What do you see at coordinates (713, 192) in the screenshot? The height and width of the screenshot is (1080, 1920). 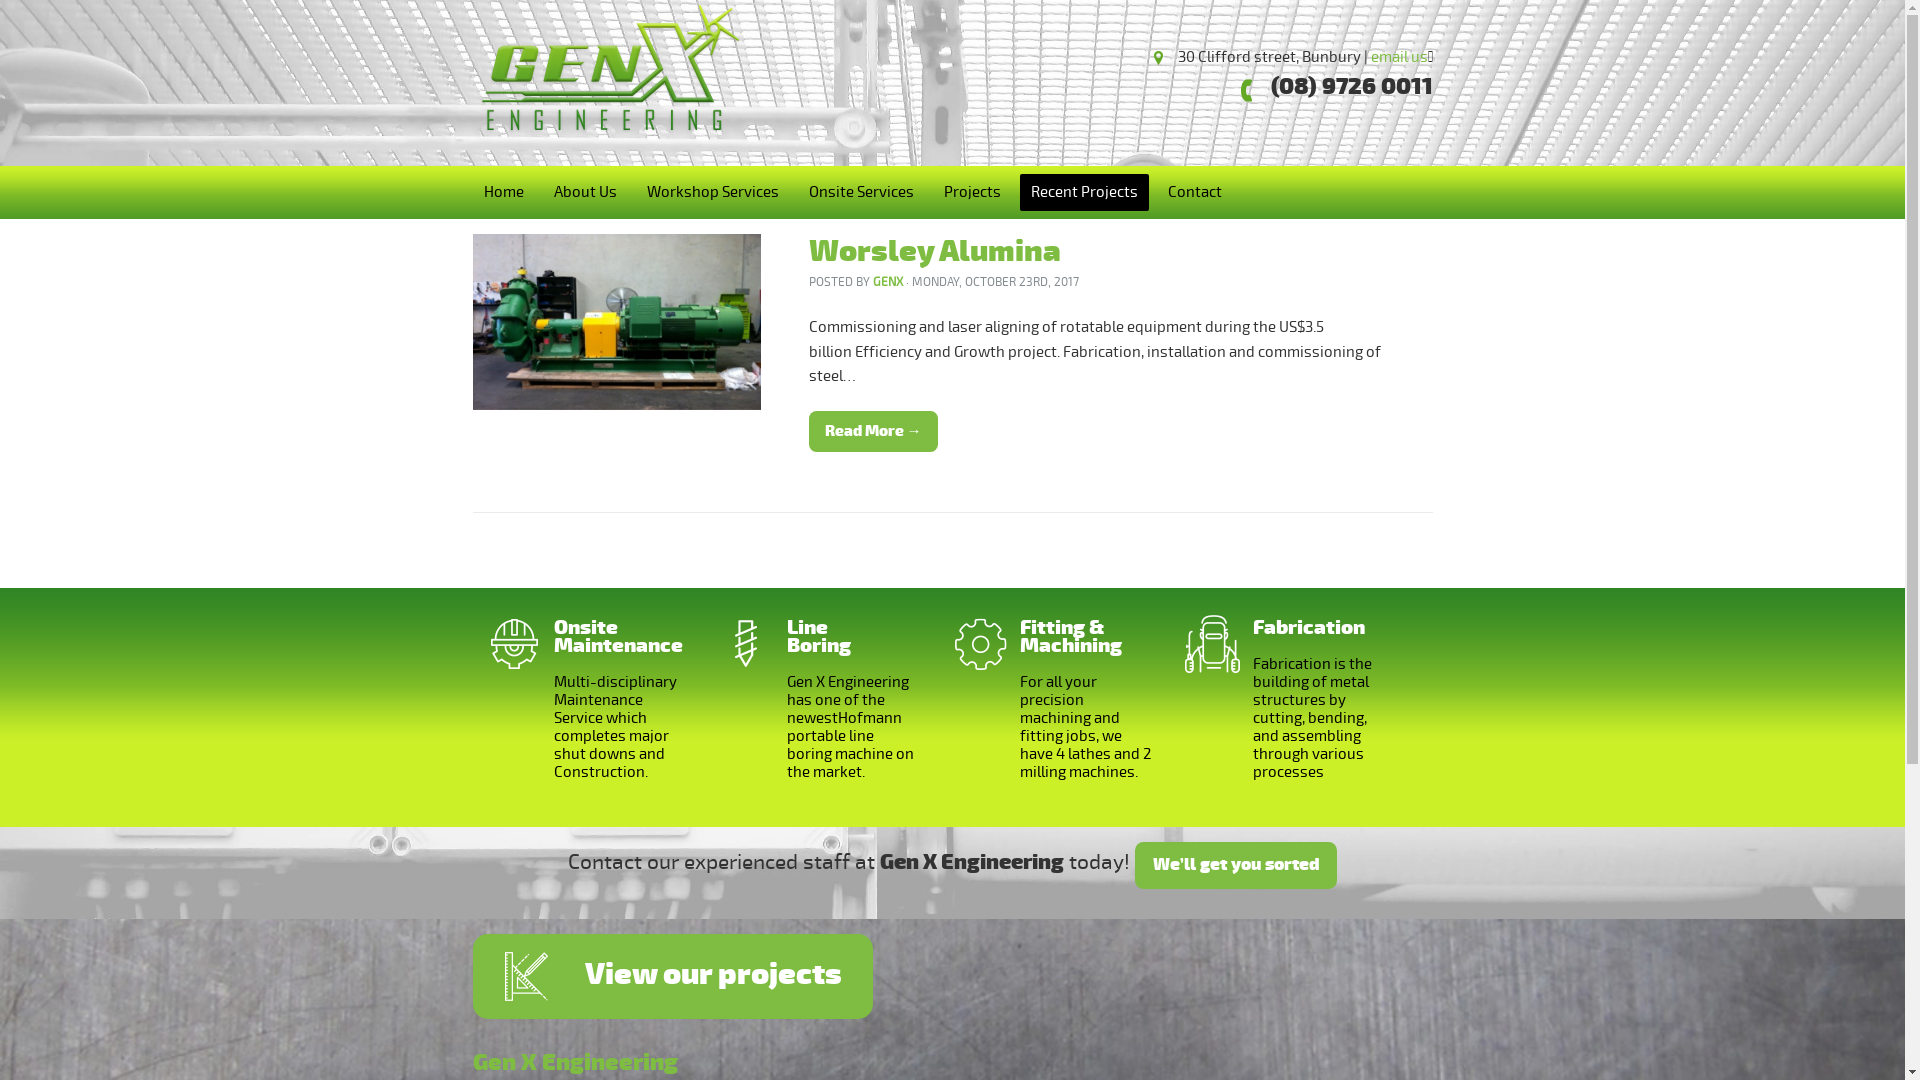 I see `'Workshop Services'` at bounding box center [713, 192].